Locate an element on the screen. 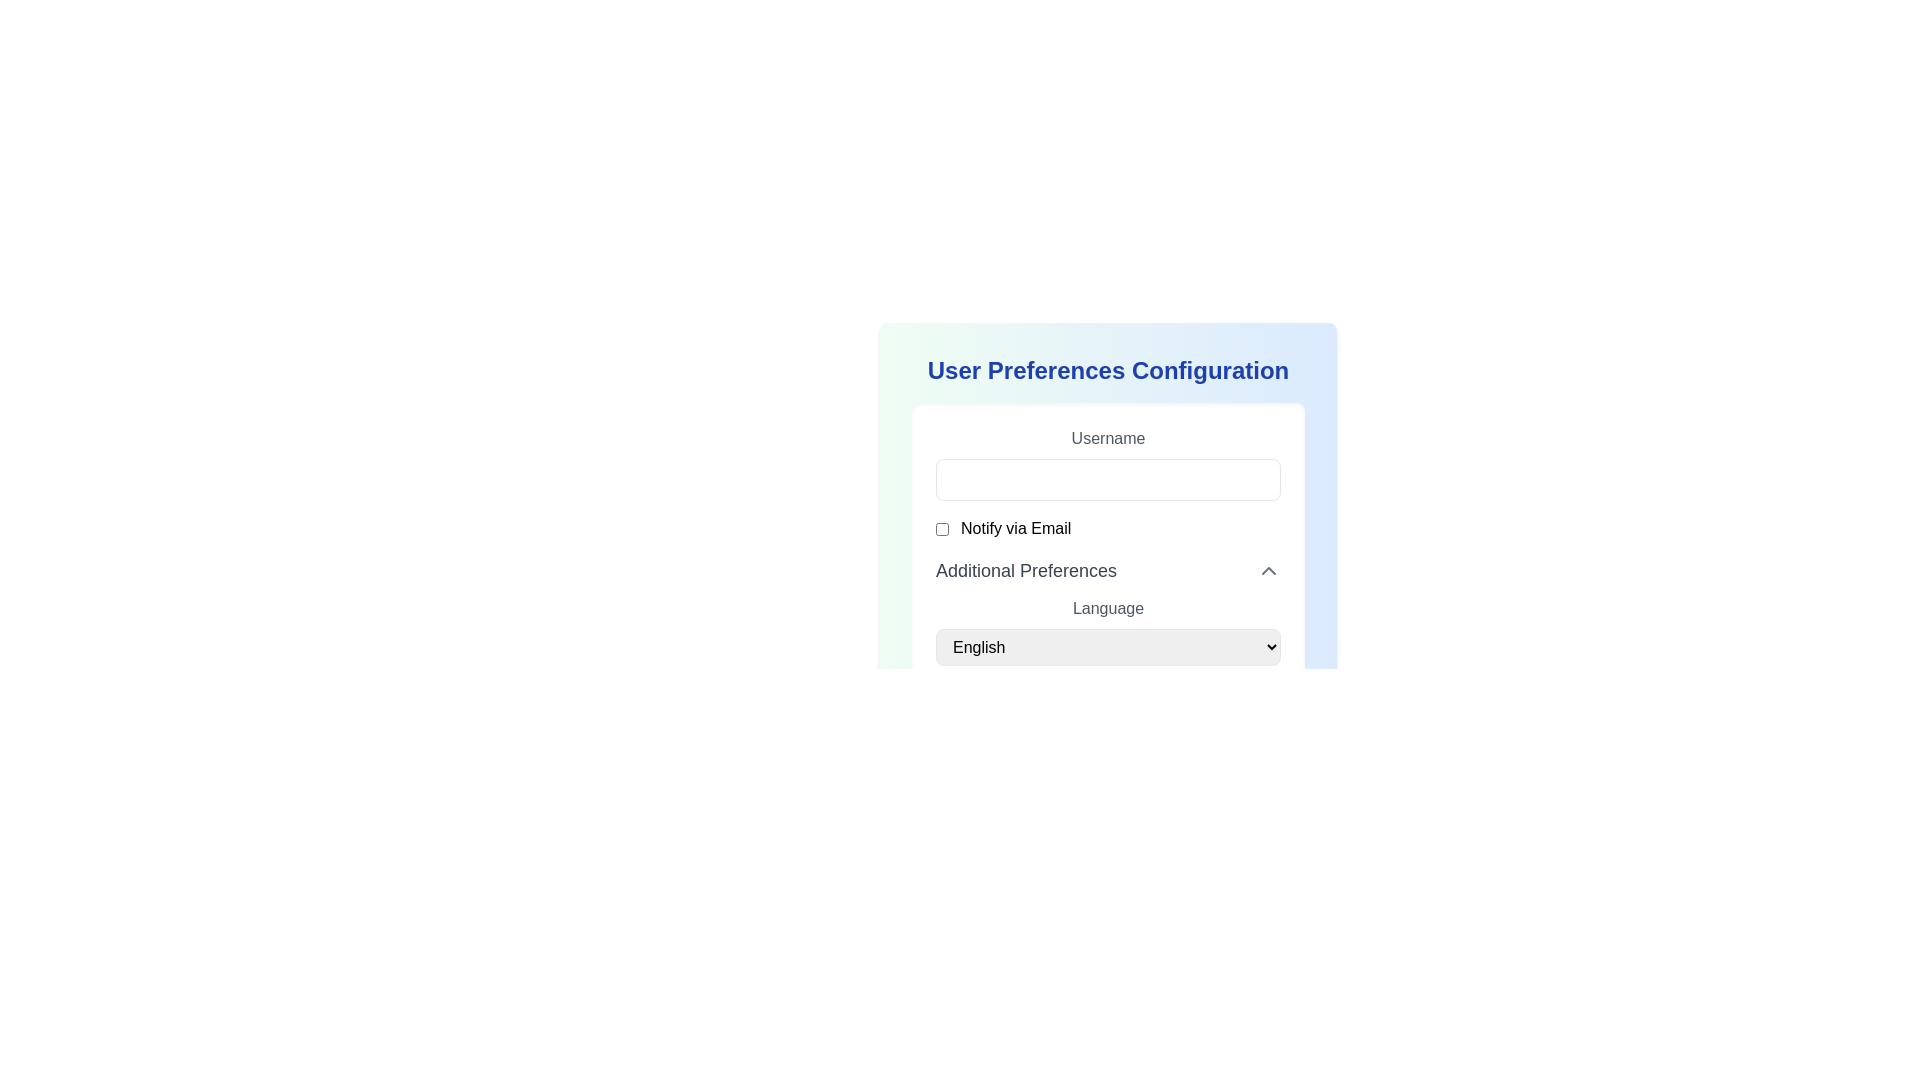 The width and height of the screenshot is (1920, 1080). the Chevron-Up icon located on the right-hand side of the 'Additional Preferences' section header is located at coordinates (1267, 570).